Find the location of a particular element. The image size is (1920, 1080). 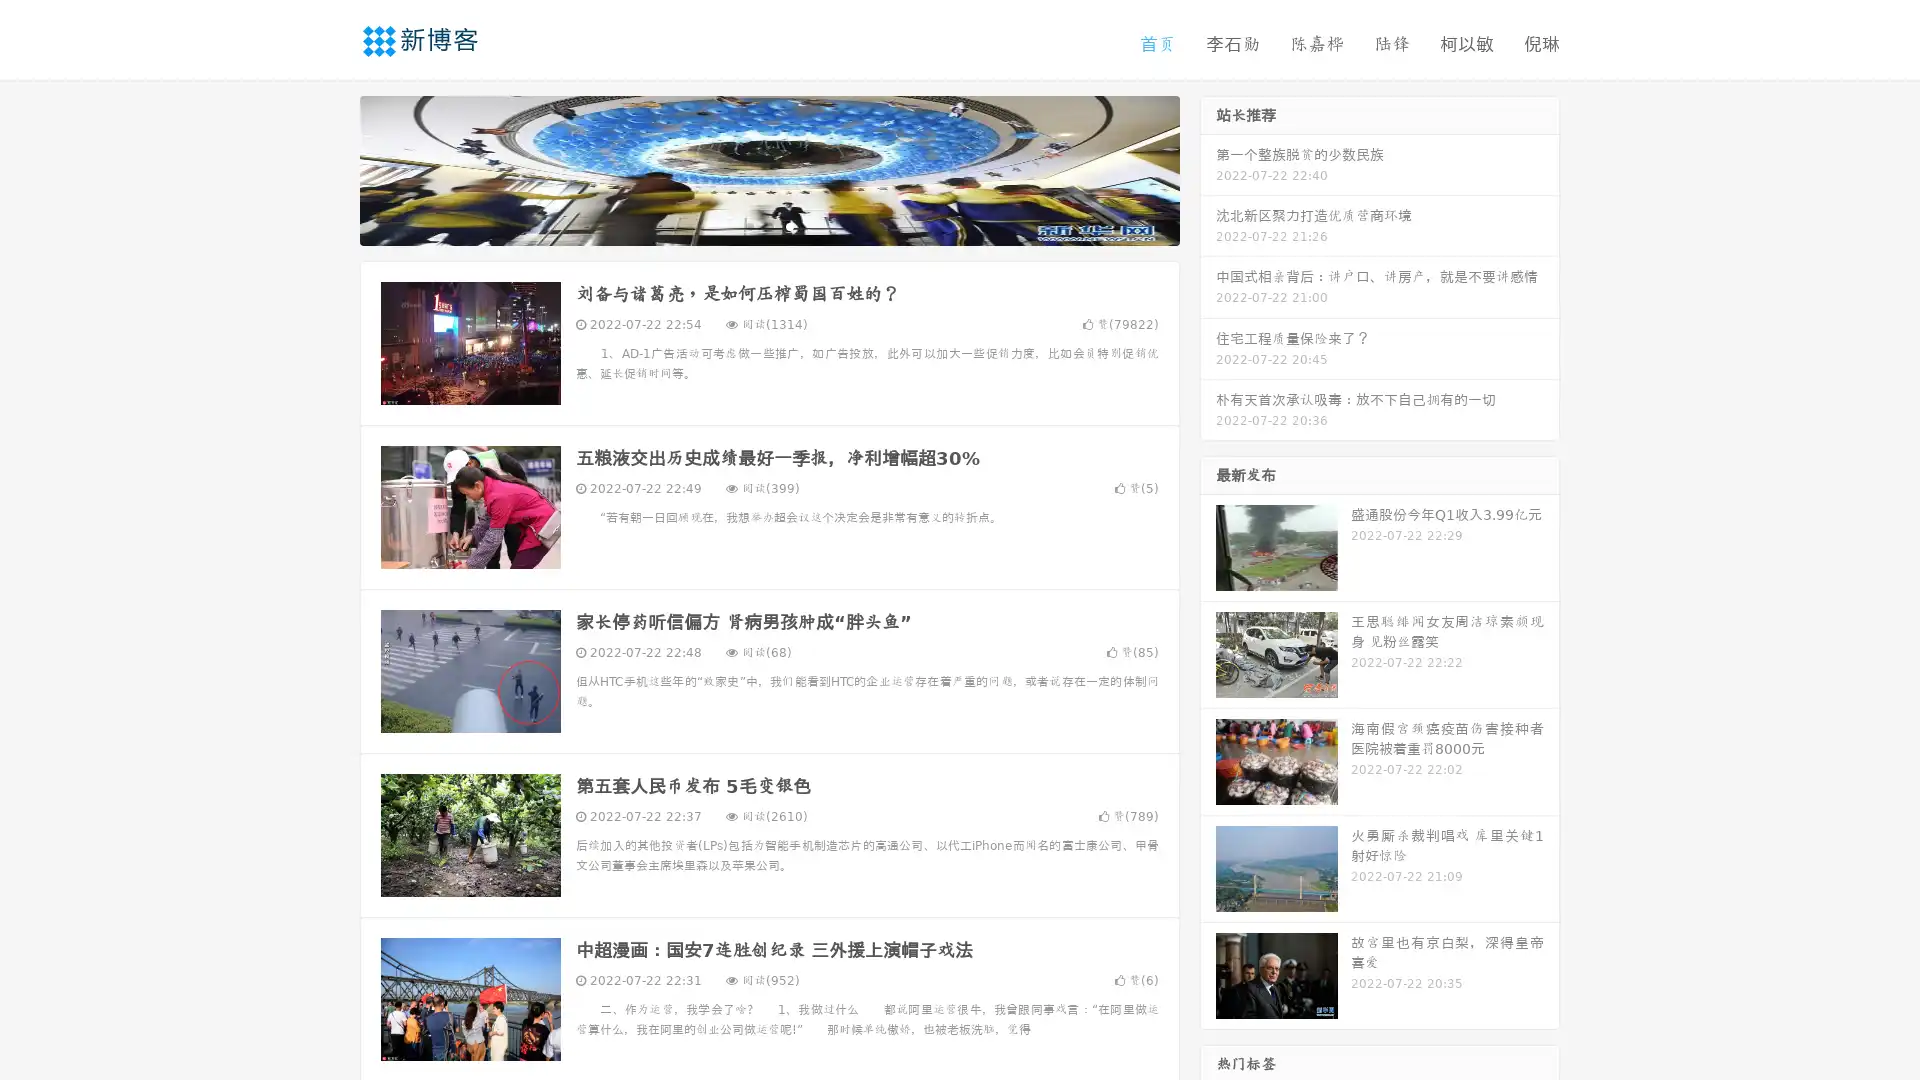

Go to slide 3 is located at coordinates (789, 225).